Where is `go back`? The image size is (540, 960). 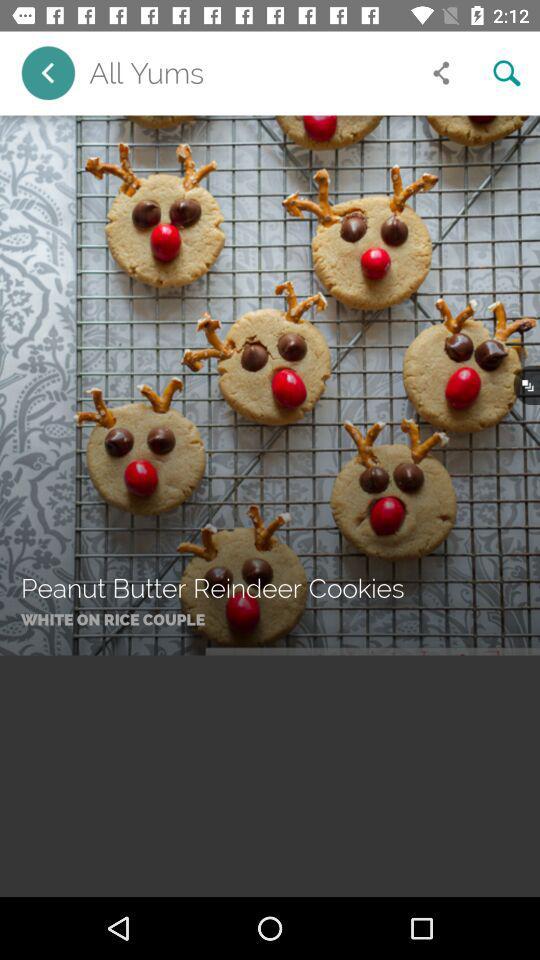
go back is located at coordinates (48, 73).